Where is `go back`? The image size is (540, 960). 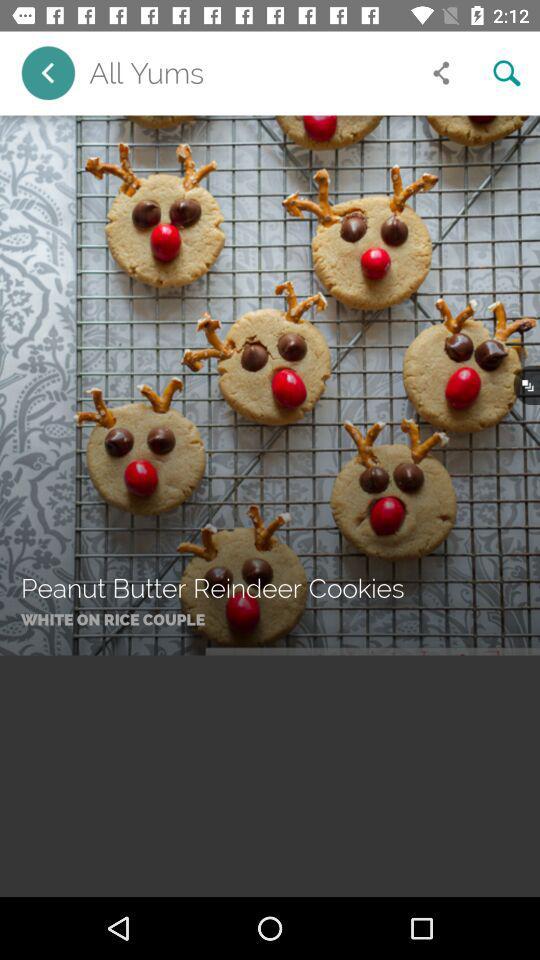
go back is located at coordinates (48, 73).